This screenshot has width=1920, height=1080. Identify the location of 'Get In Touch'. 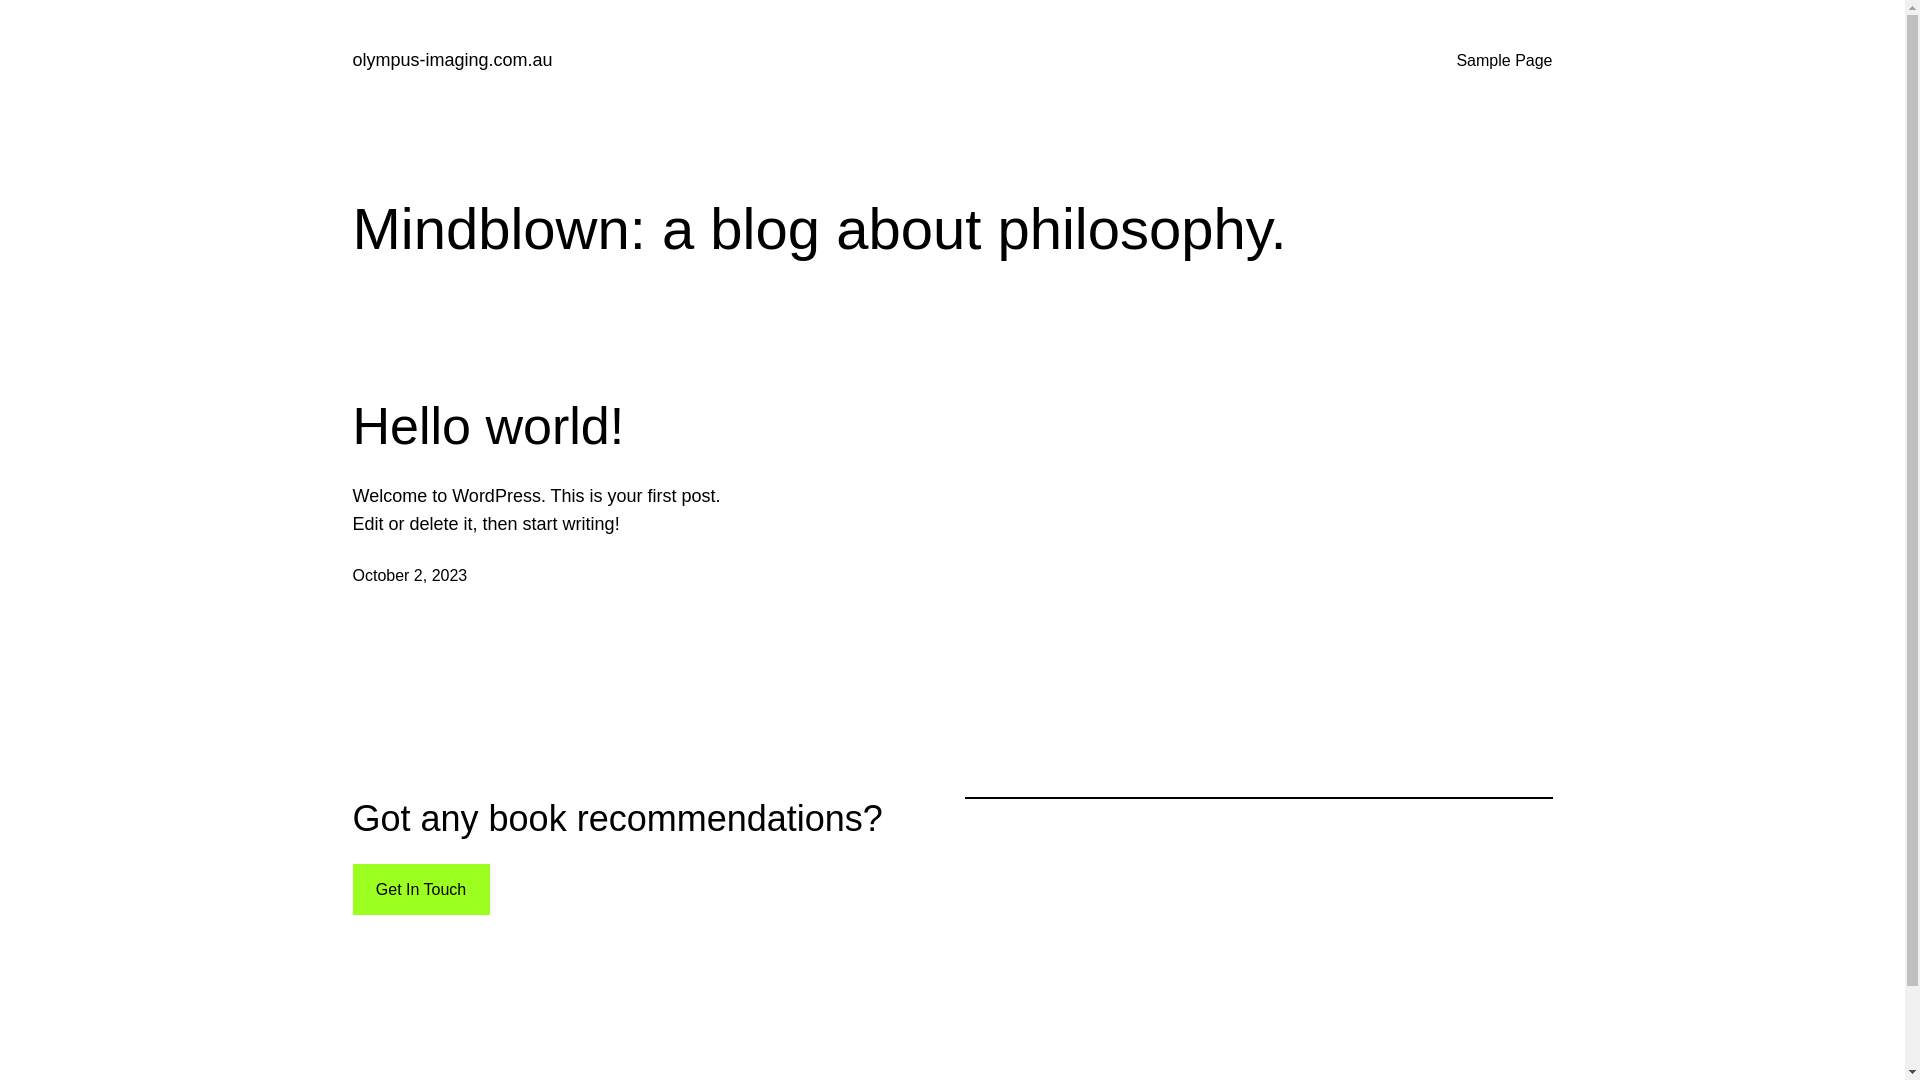
(419, 888).